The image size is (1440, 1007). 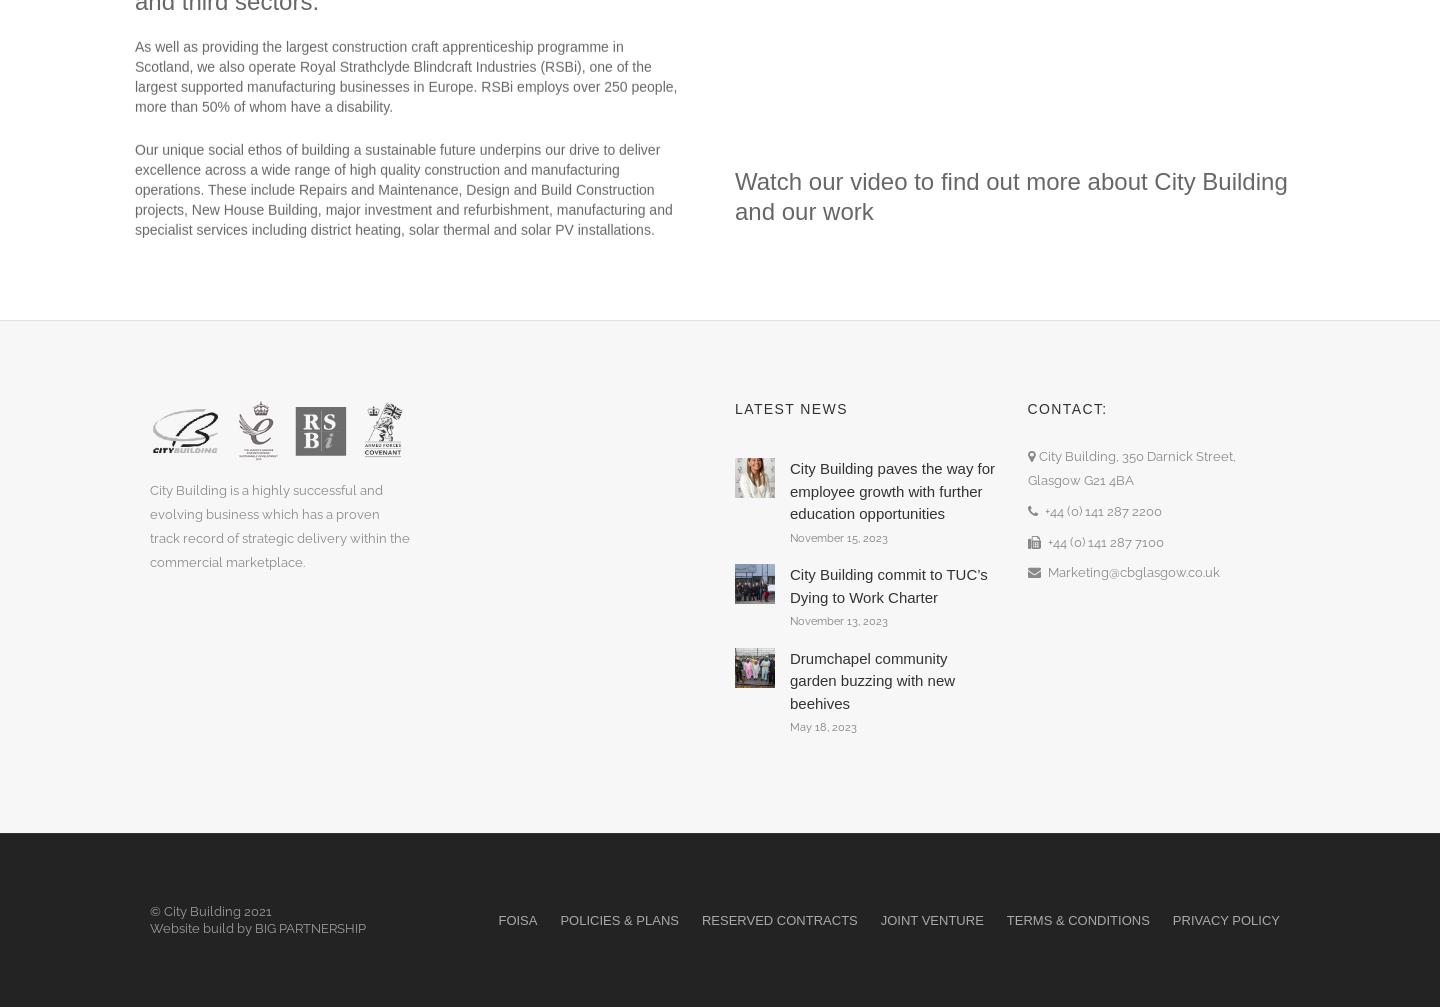 What do you see at coordinates (1225, 918) in the screenshot?
I see `'Privacy Policy'` at bounding box center [1225, 918].